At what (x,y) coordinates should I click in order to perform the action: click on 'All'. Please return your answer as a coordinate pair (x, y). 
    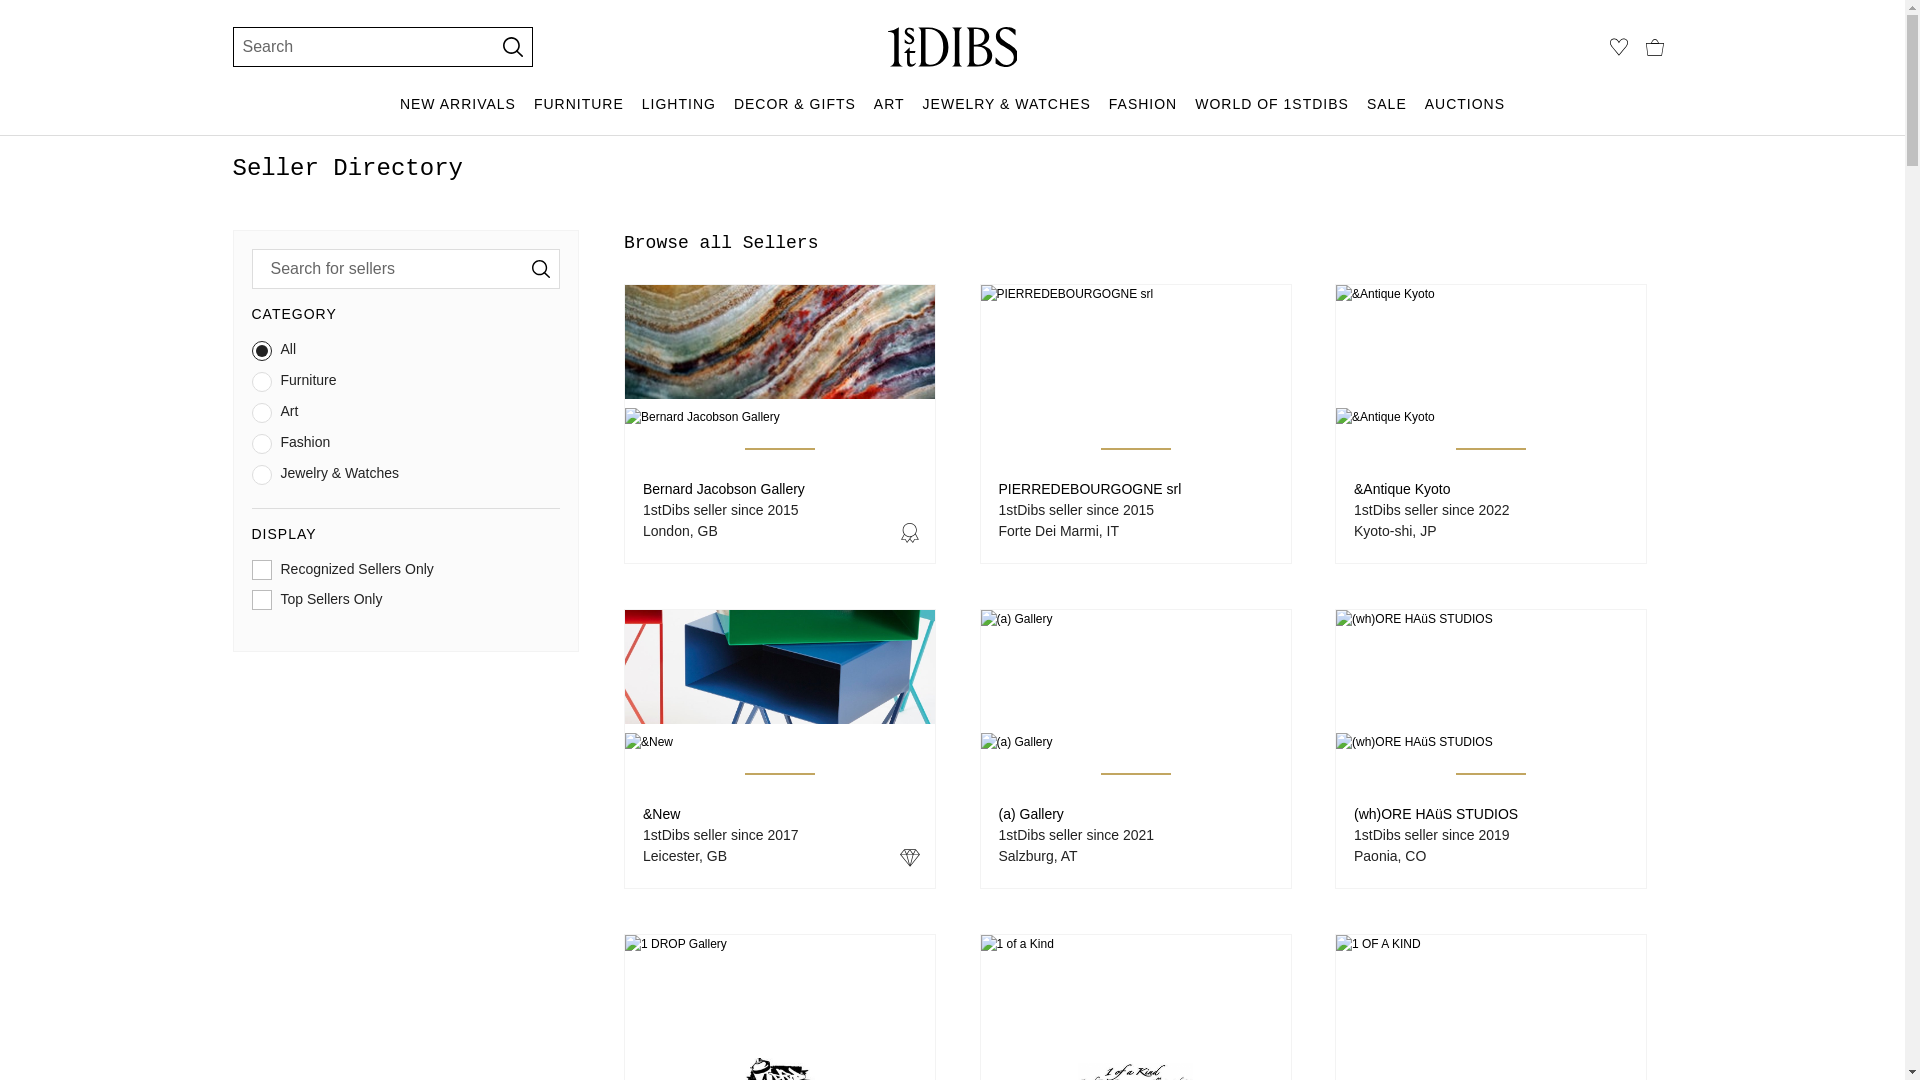
    Looking at the image, I should click on (251, 353).